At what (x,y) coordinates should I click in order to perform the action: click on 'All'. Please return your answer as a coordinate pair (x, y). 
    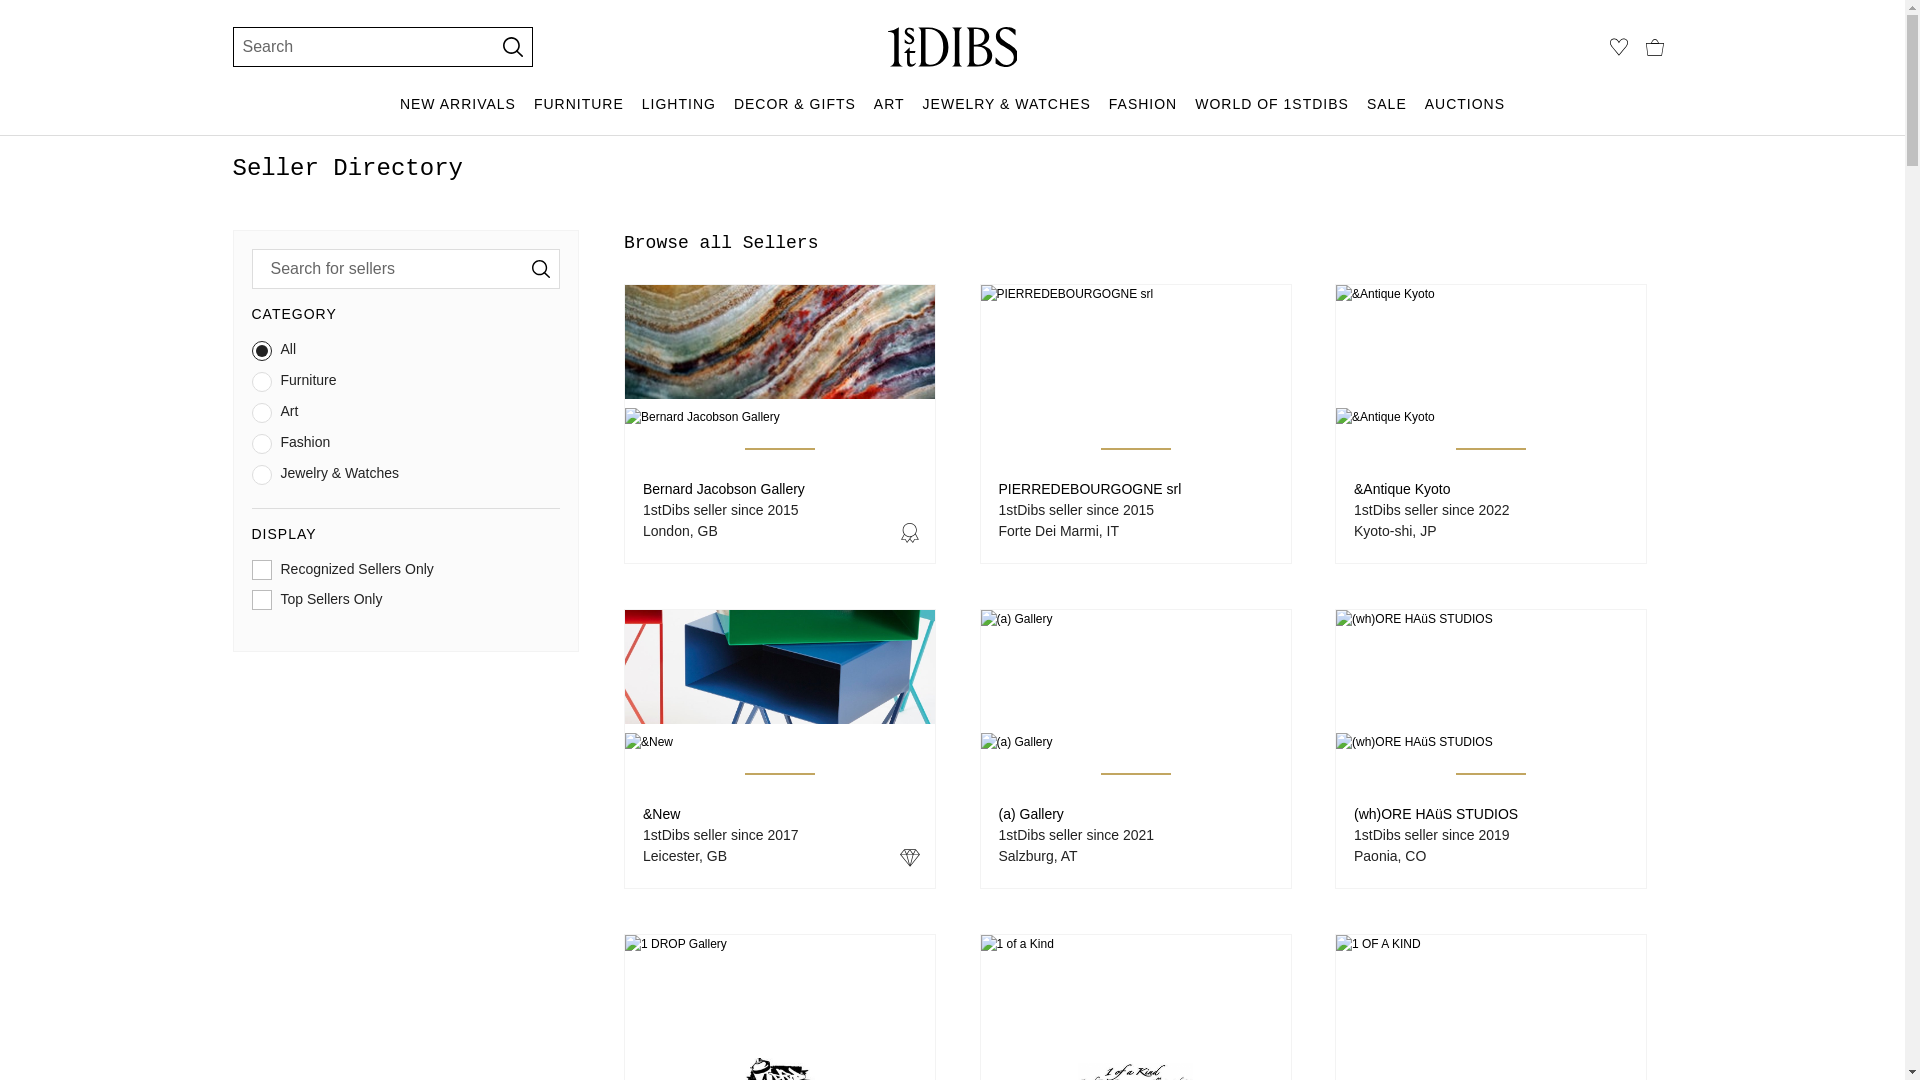
    Looking at the image, I should click on (251, 353).